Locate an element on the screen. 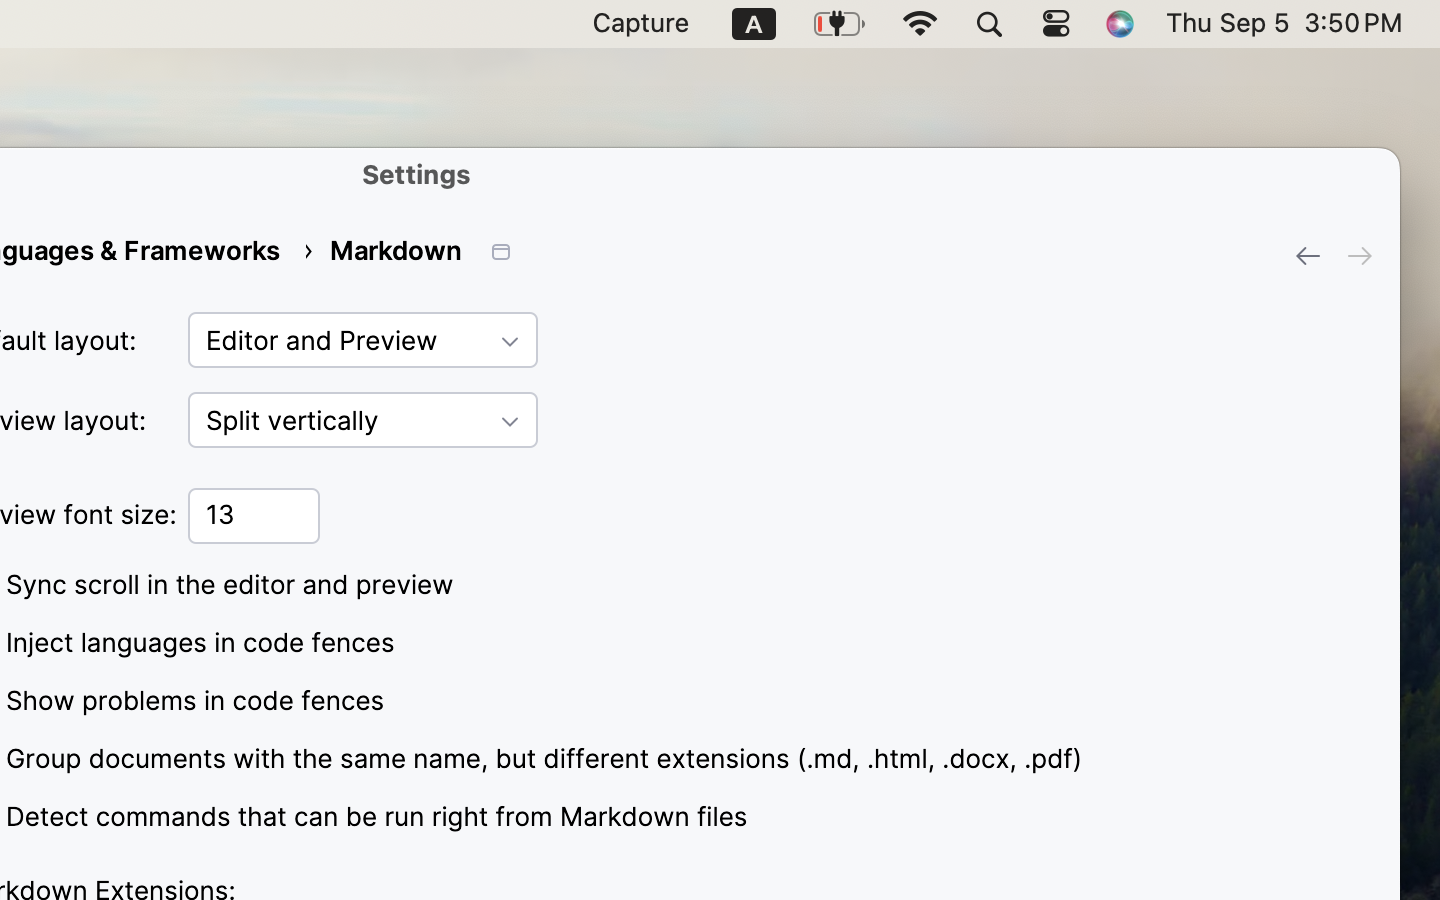  'Editor and Preview' is located at coordinates (362, 340).